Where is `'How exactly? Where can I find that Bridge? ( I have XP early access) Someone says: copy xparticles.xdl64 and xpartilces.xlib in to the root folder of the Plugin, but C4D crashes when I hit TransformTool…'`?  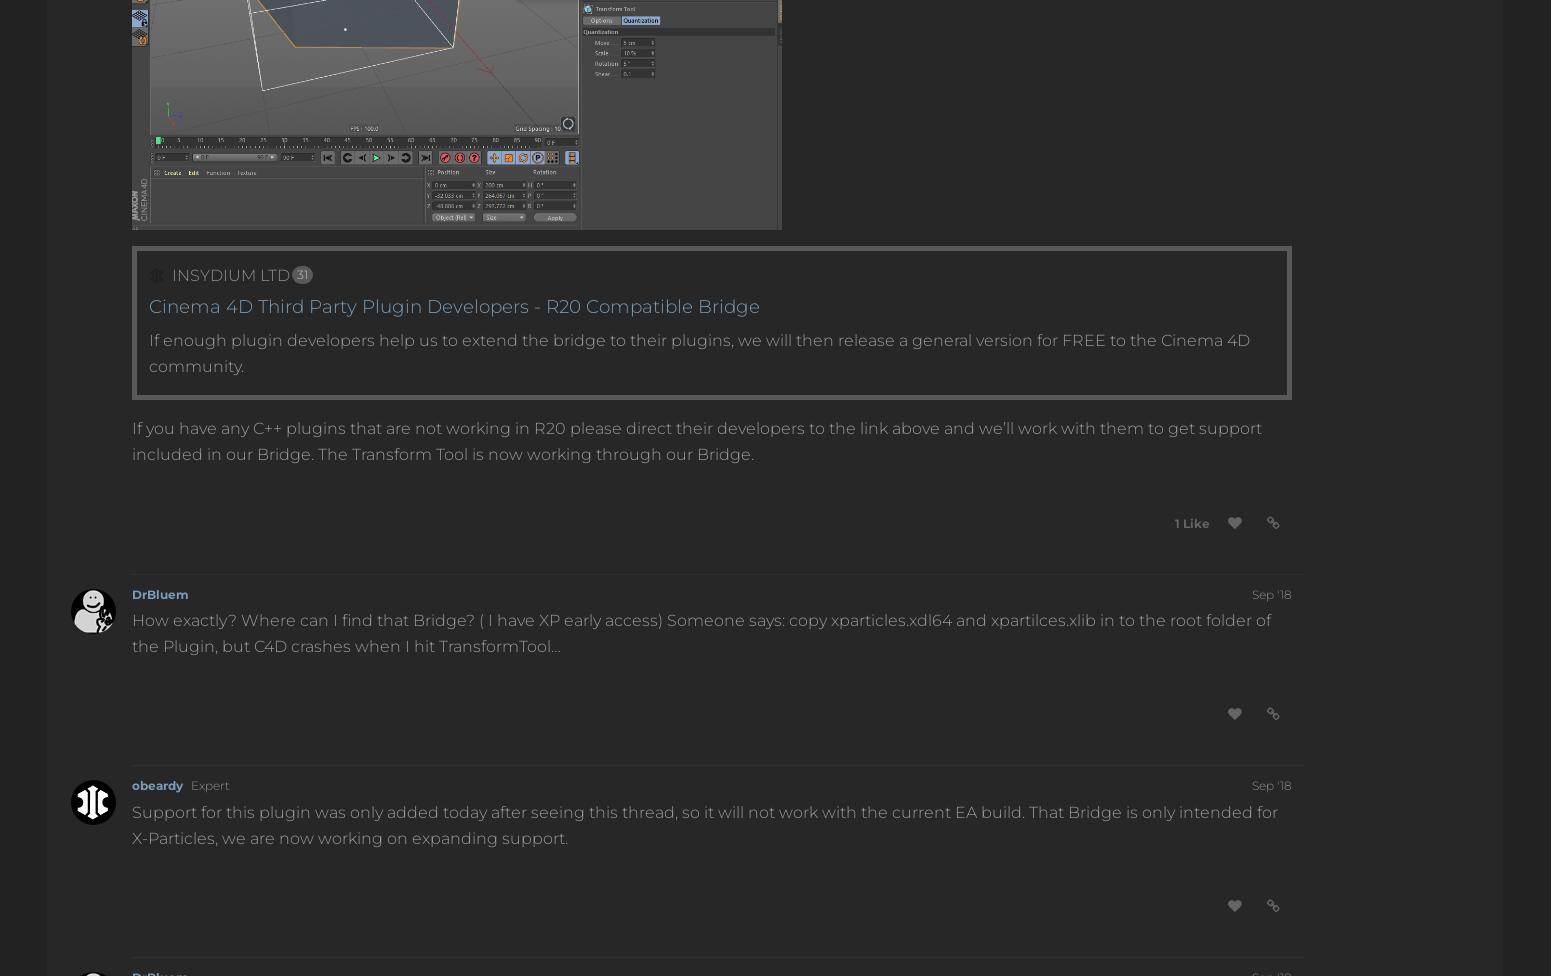 'How exactly? Where can I find that Bridge? ( I have XP early access) Someone says: copy xparticles.xdl64 and xpartilces.xlib in to the root folder of the Plugin, but C4D crashes when I hit TransformTool…' is located at coordinates (701, 632).